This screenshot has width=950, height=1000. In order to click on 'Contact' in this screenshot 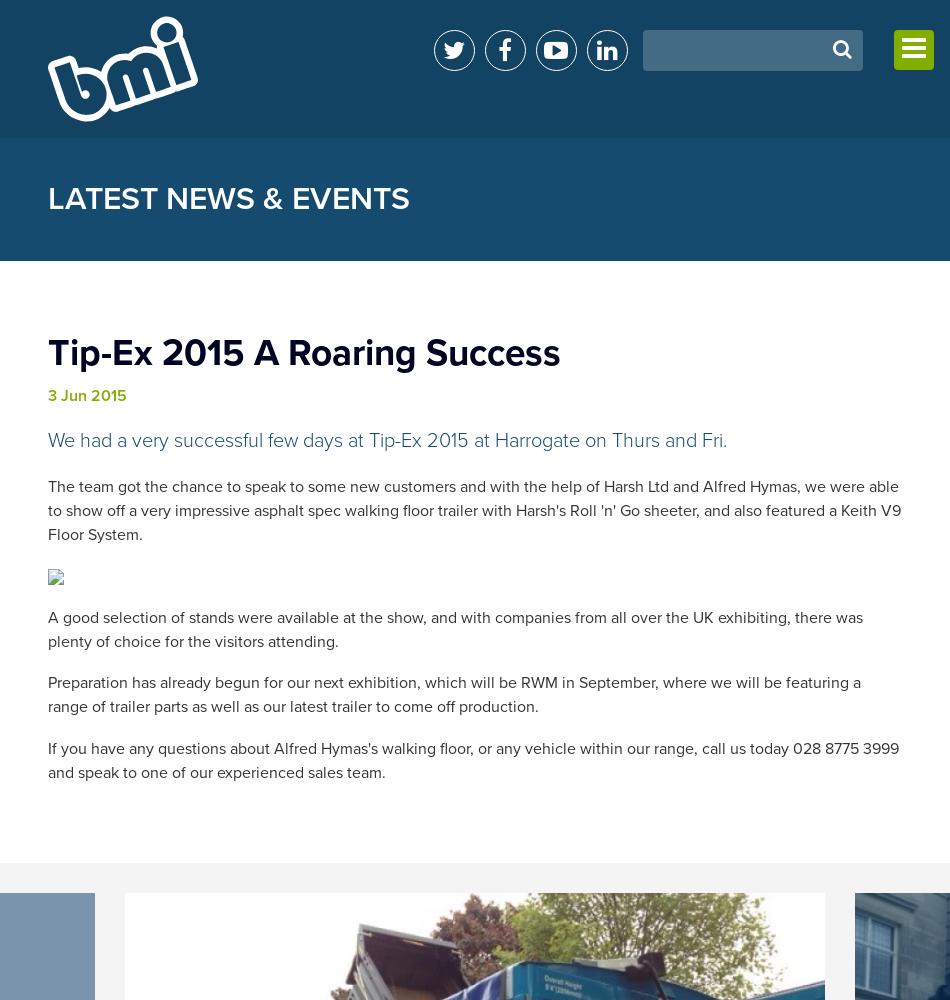, I will do `click(747, 202)`.